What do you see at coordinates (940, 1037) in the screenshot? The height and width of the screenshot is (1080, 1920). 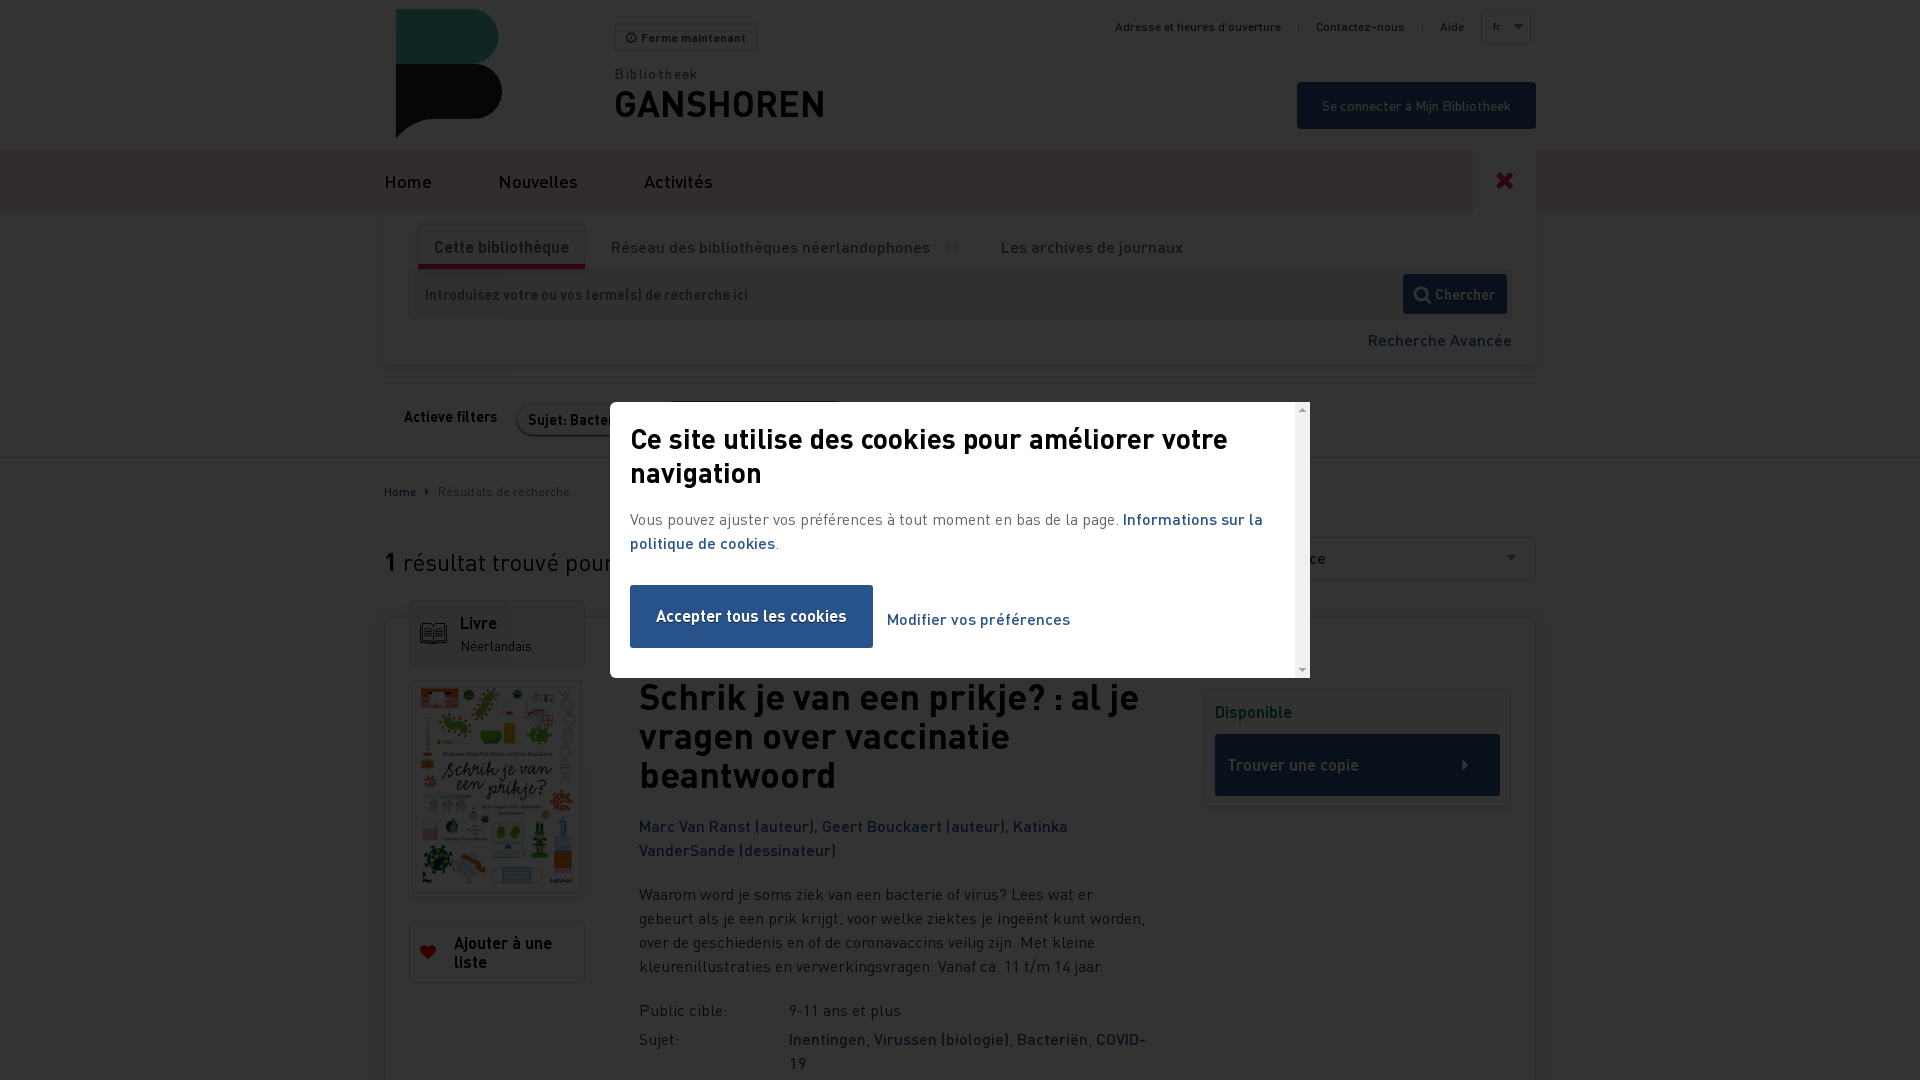 I see `'Virussen (biologie)'` at bounding box center [940, 1037].